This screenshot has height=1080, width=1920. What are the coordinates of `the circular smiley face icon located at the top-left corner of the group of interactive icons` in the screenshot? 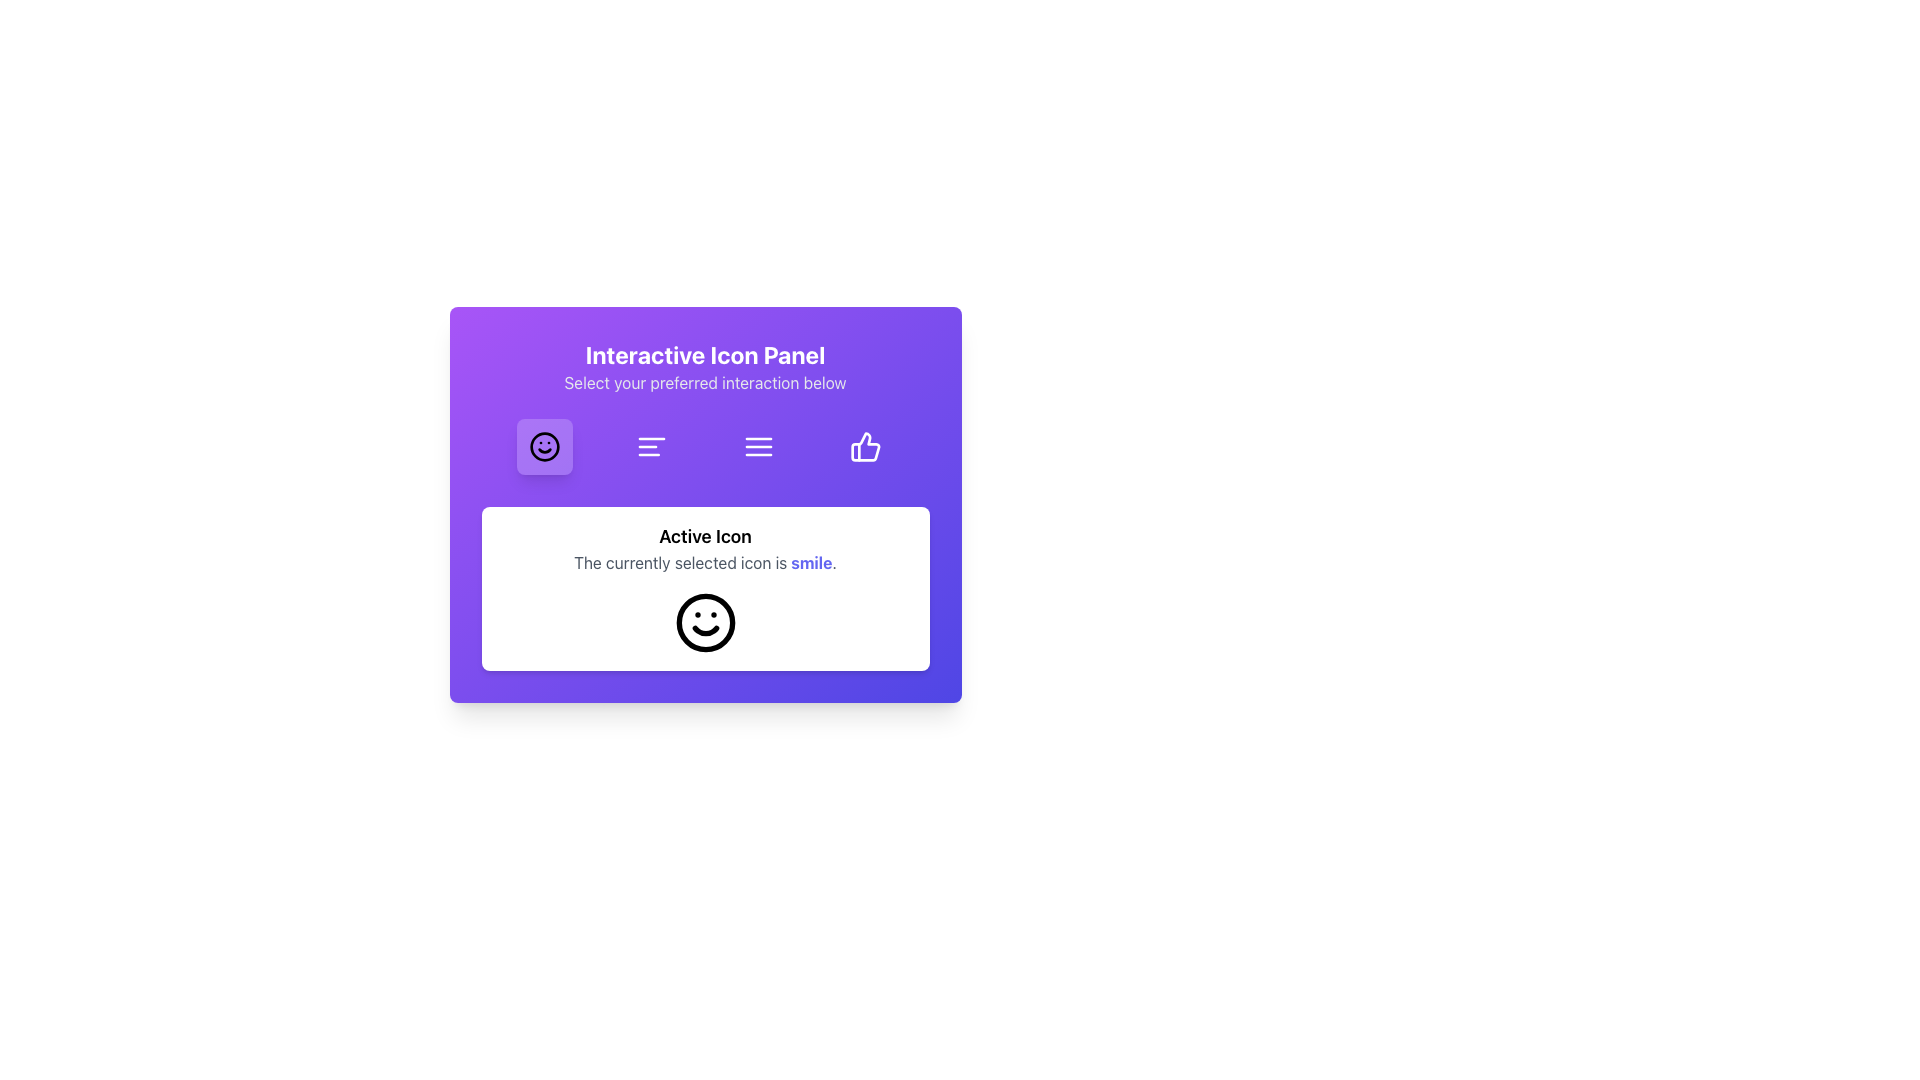 It's located at (544, 446).